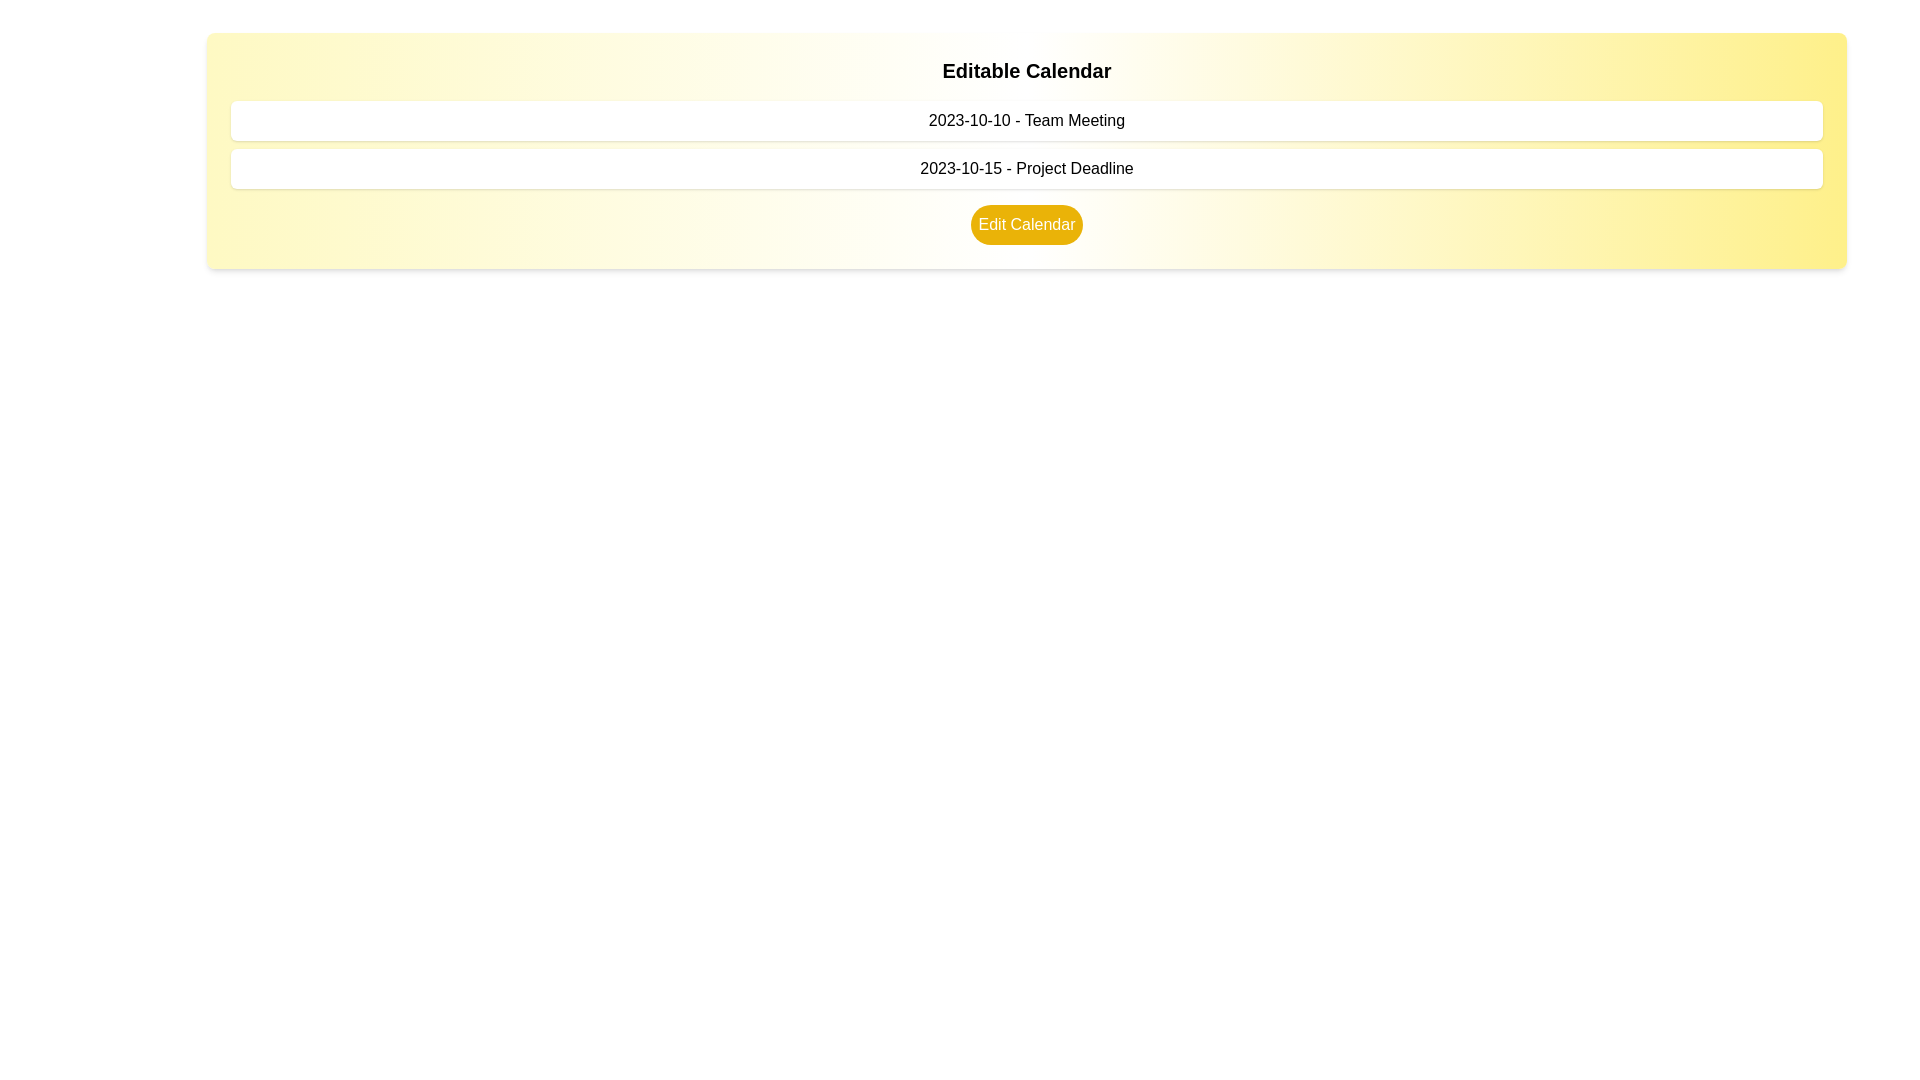 This screenshot has height=1080, width=1920. What do you see at coordinates (1027, 224) in the screenshot?
I see `the 'Edit Calendar' button with a yellow background and rounded edges located below the listed items in the main calendar section` at bounding box center [1027, 224].